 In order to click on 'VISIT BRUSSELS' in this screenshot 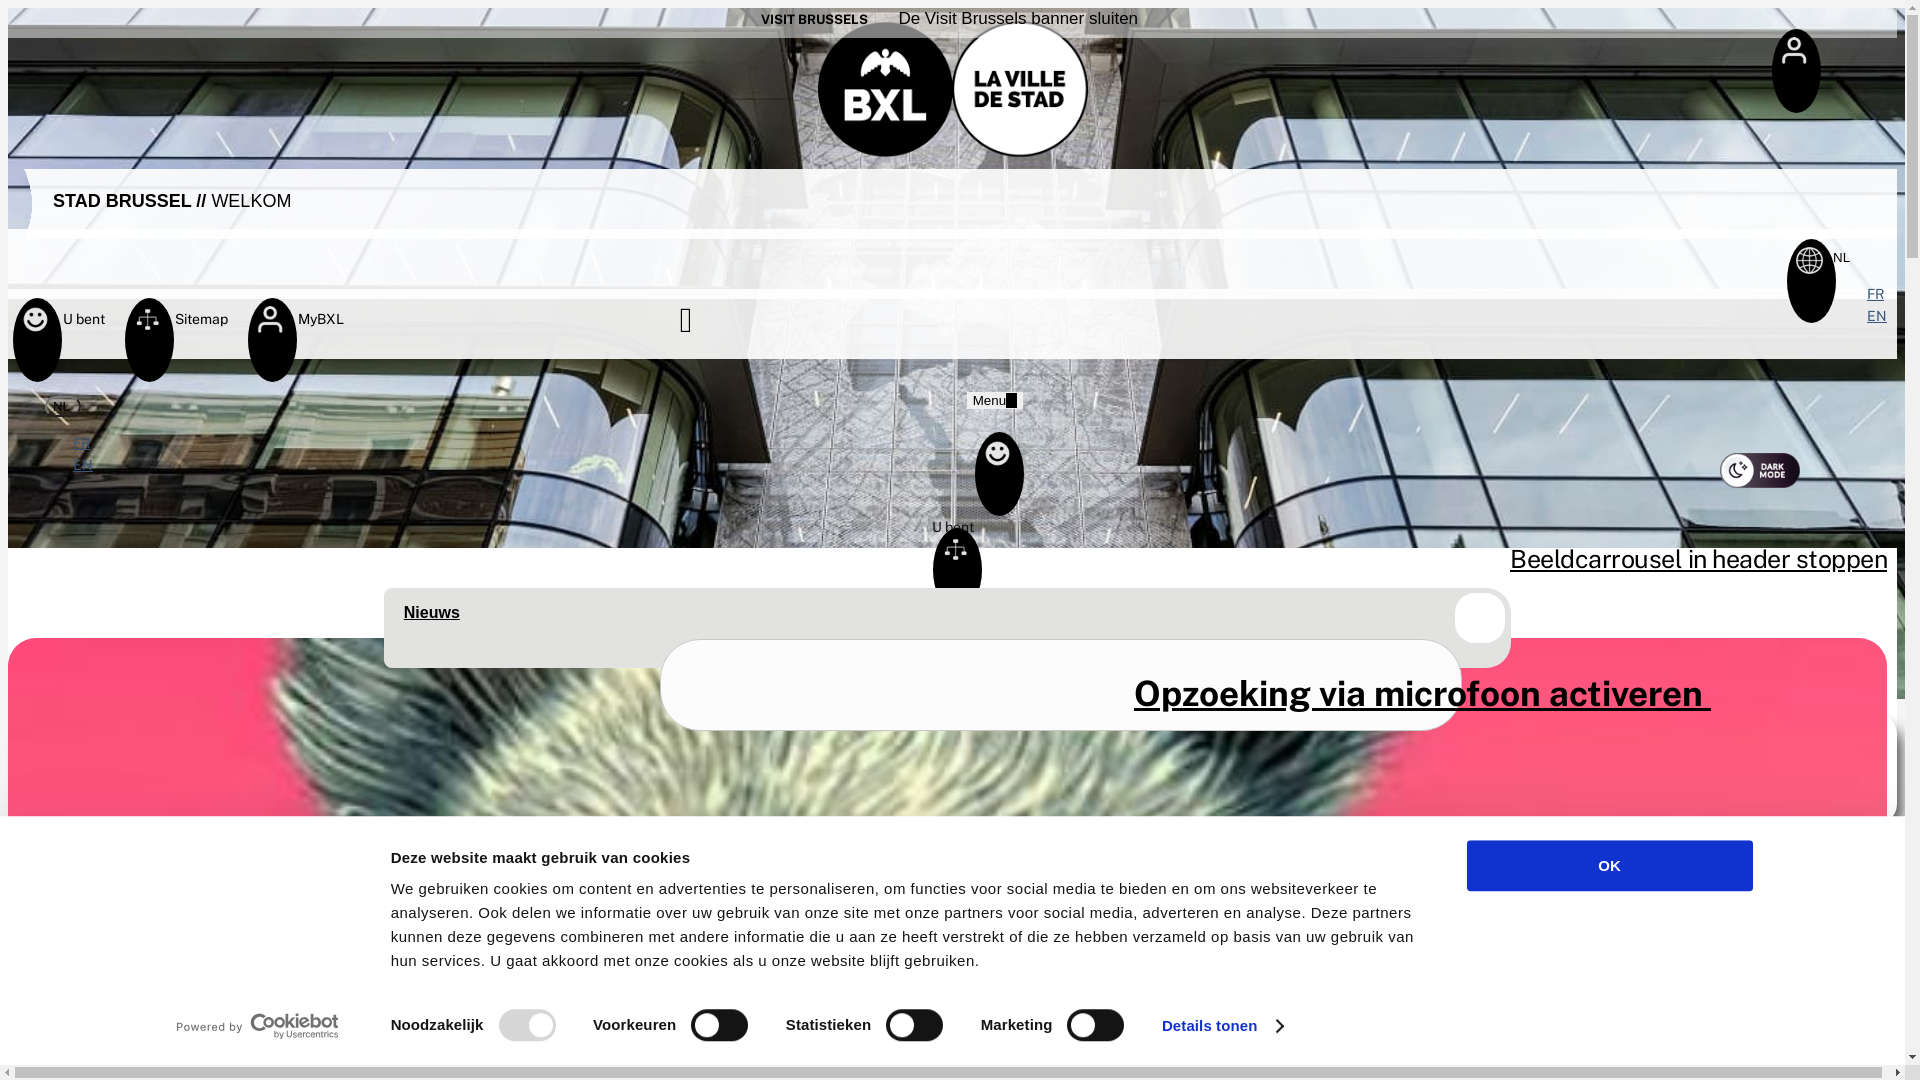, I will do `click(814, 19)`.